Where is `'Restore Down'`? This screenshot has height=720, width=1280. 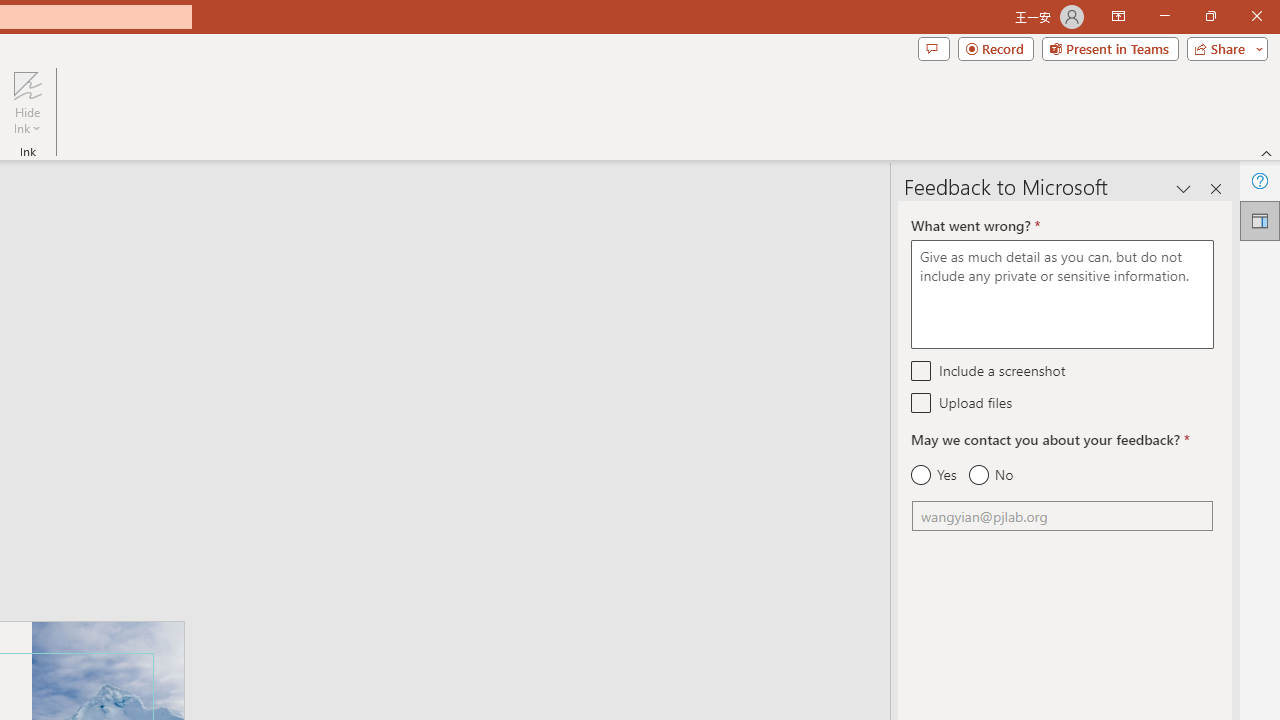
'Restore Down' is located at coordinates (1209, 16).